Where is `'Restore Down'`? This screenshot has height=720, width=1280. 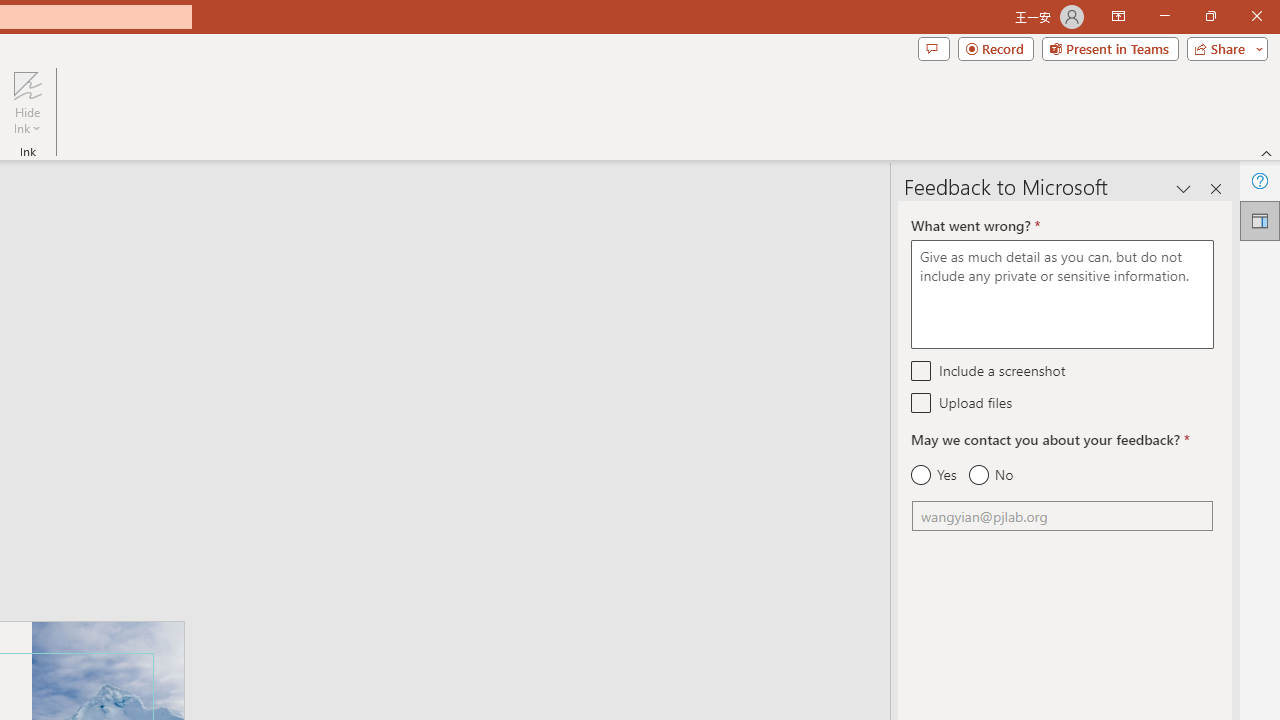
'Restore Down' is located at coordinates (1209, 16).